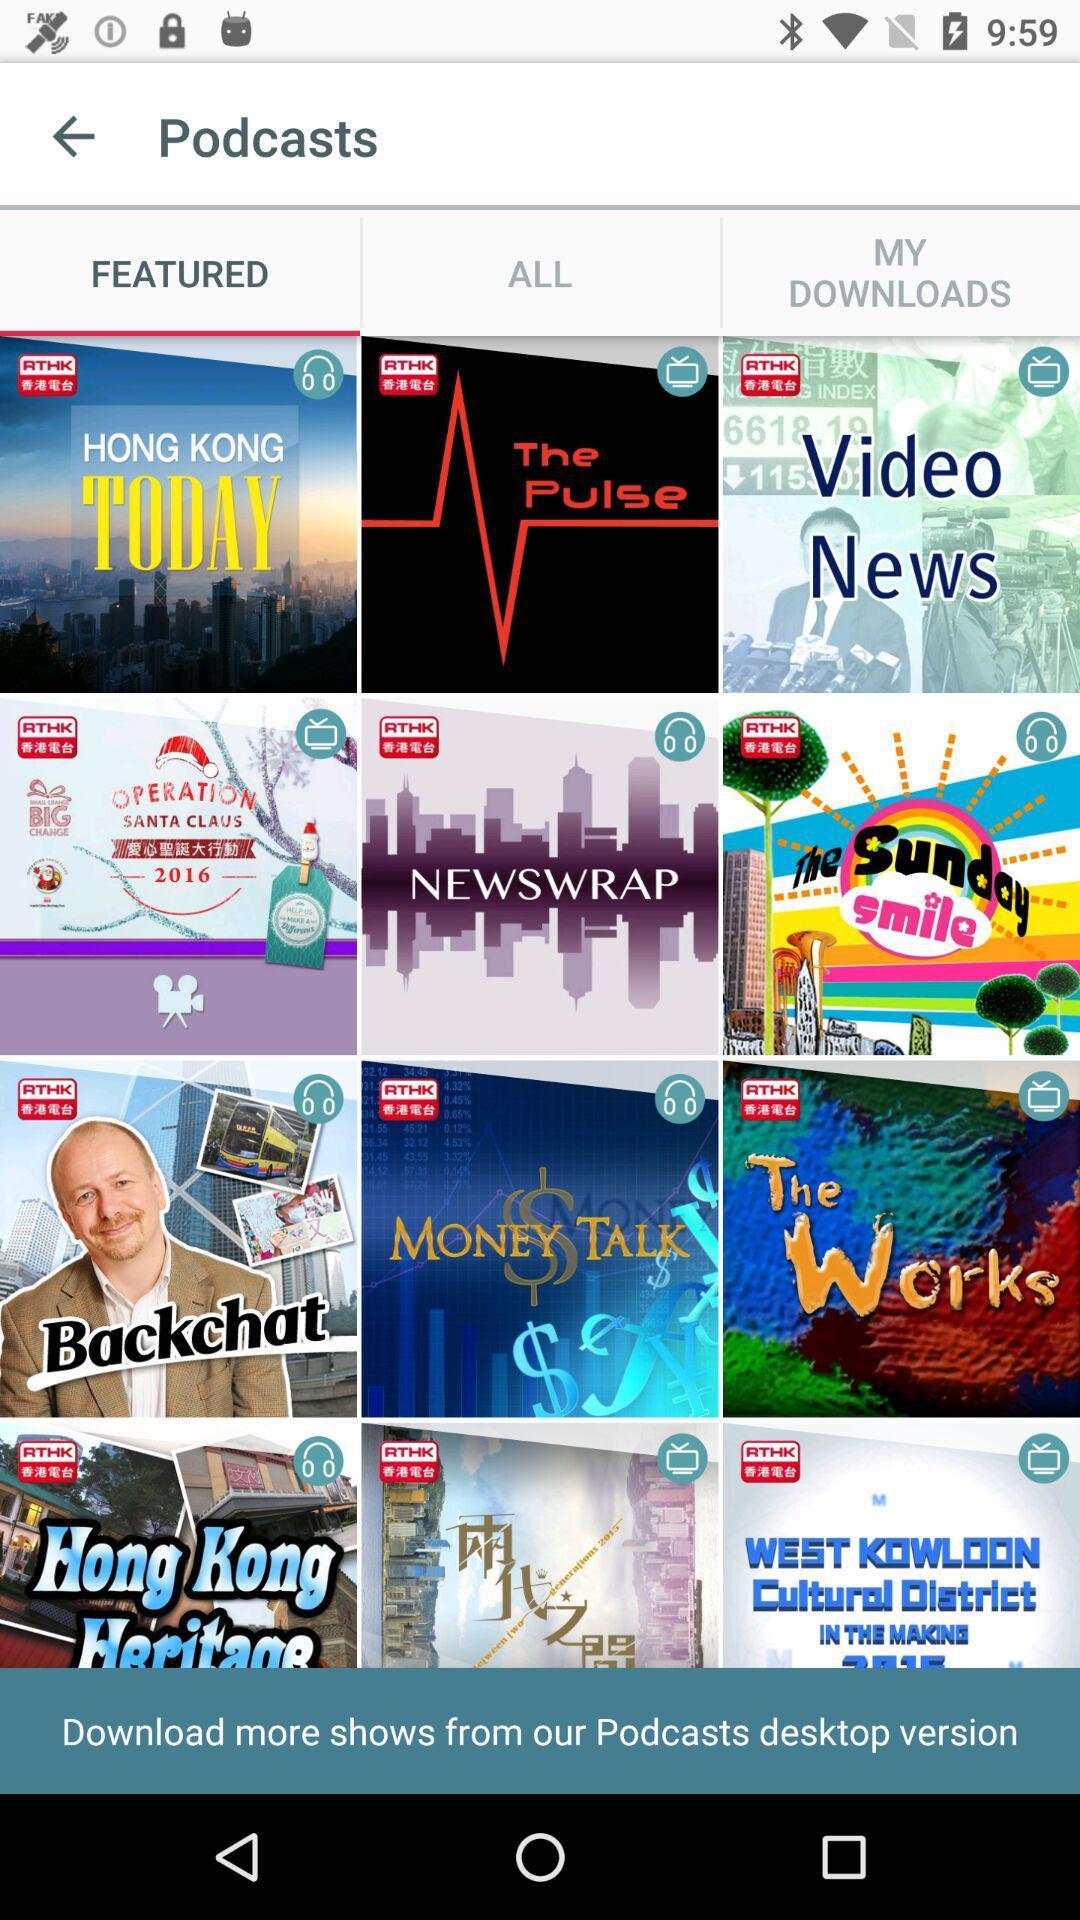  I want to click on the music symbol which is in the 3rd row 2nd image, so click(680, 1097).